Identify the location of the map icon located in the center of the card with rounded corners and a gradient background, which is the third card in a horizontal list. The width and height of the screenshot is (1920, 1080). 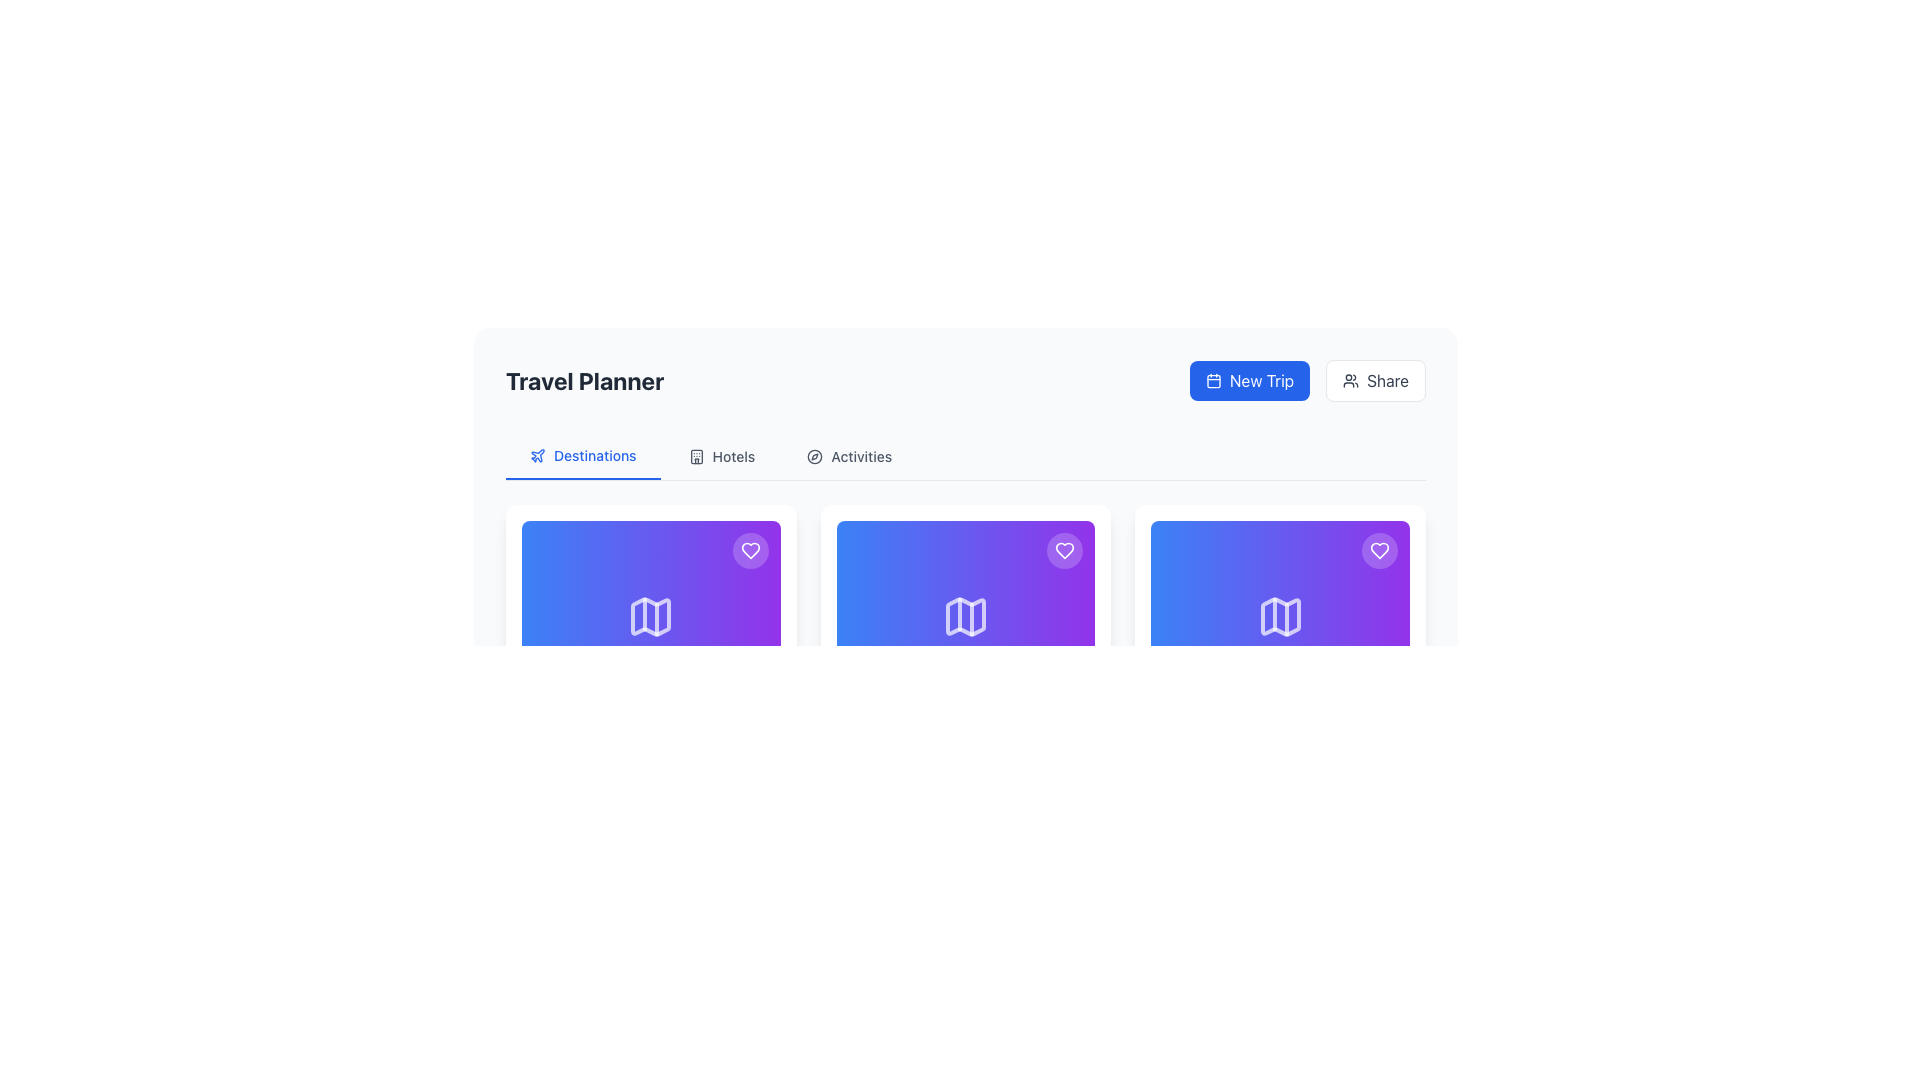
(1280, 616).